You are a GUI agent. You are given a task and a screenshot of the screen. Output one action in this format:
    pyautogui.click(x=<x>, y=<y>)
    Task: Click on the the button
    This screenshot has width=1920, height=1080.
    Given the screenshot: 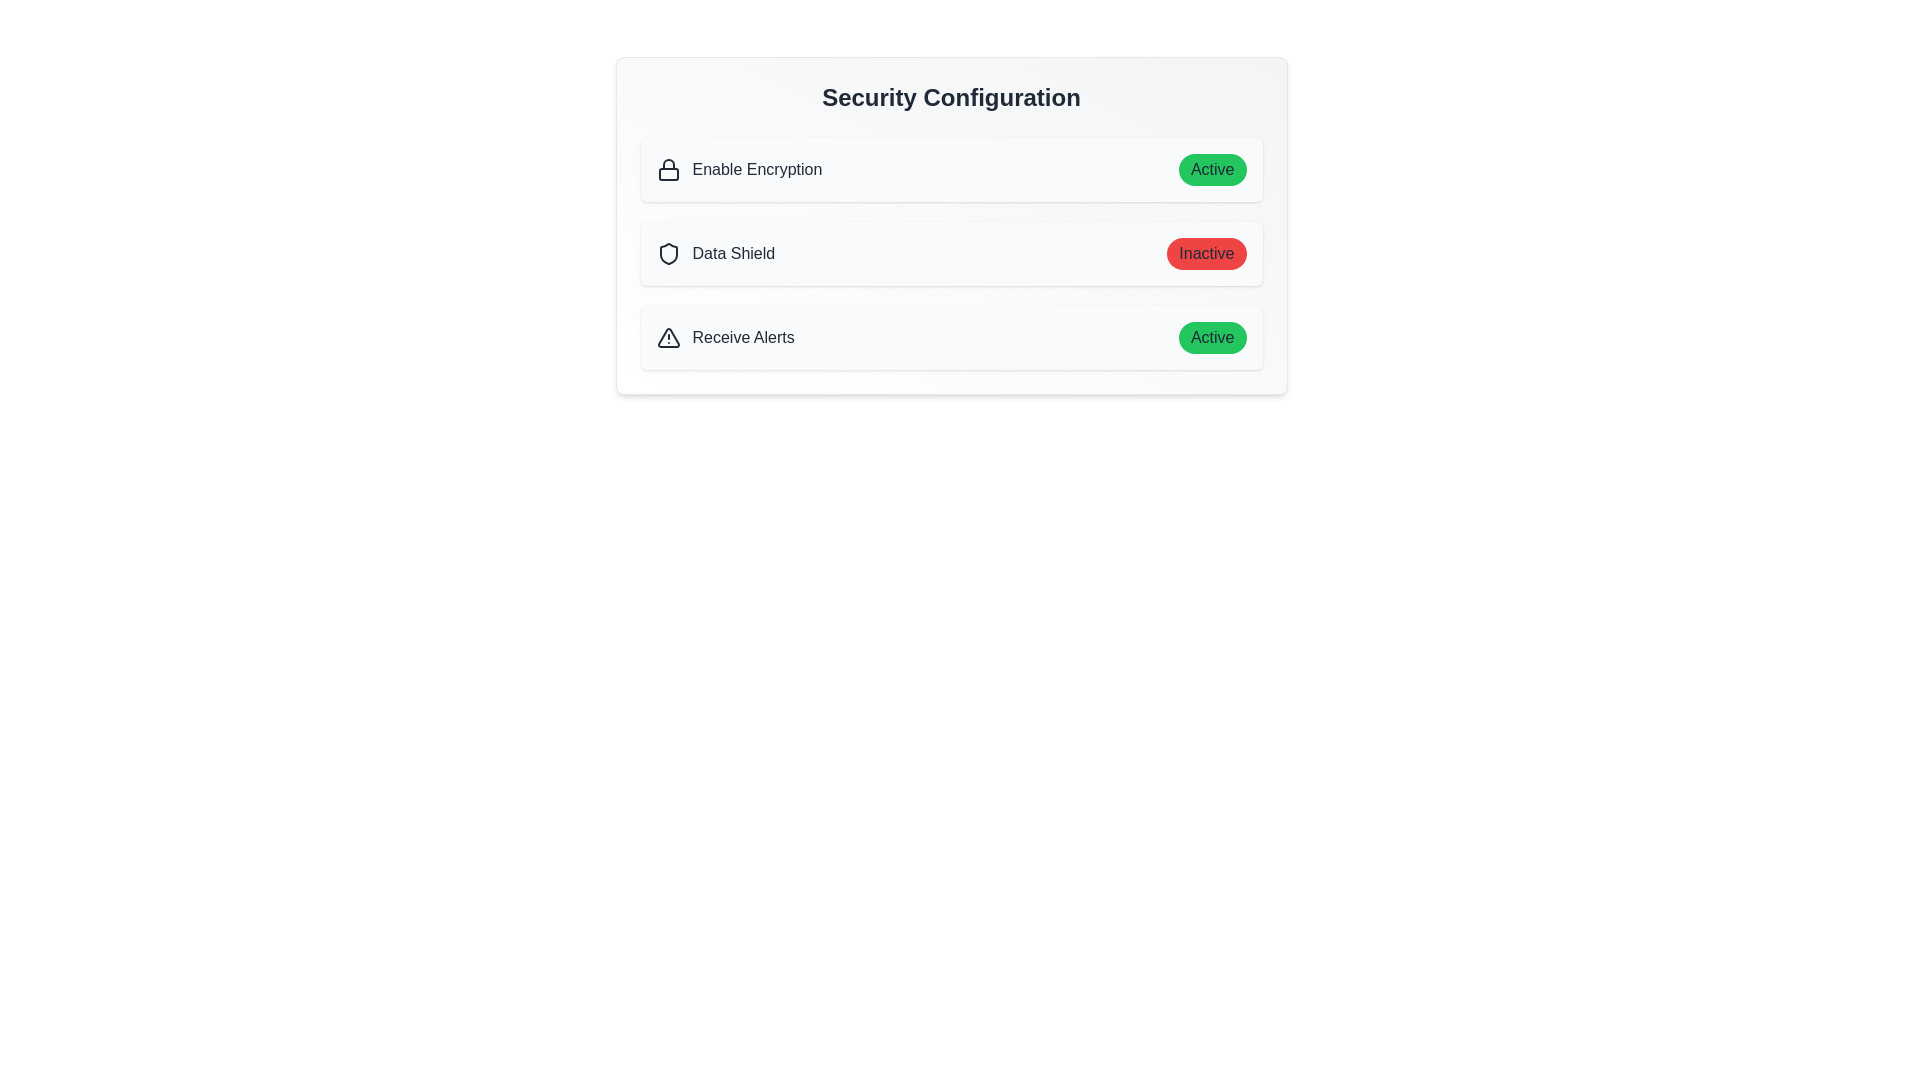 What is the action you would take?
    pyautogui.click(x=1204, y=253)
    